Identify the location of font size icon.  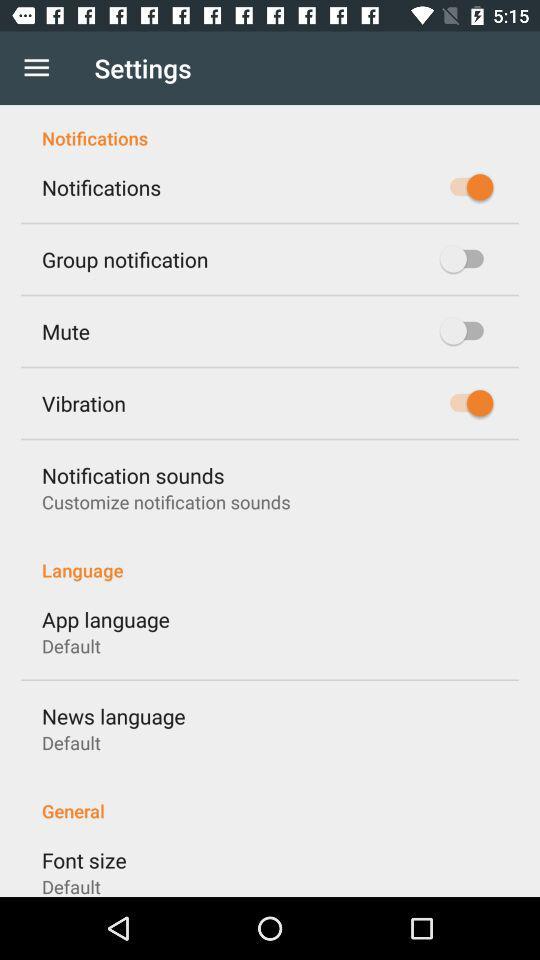
(83, 859).